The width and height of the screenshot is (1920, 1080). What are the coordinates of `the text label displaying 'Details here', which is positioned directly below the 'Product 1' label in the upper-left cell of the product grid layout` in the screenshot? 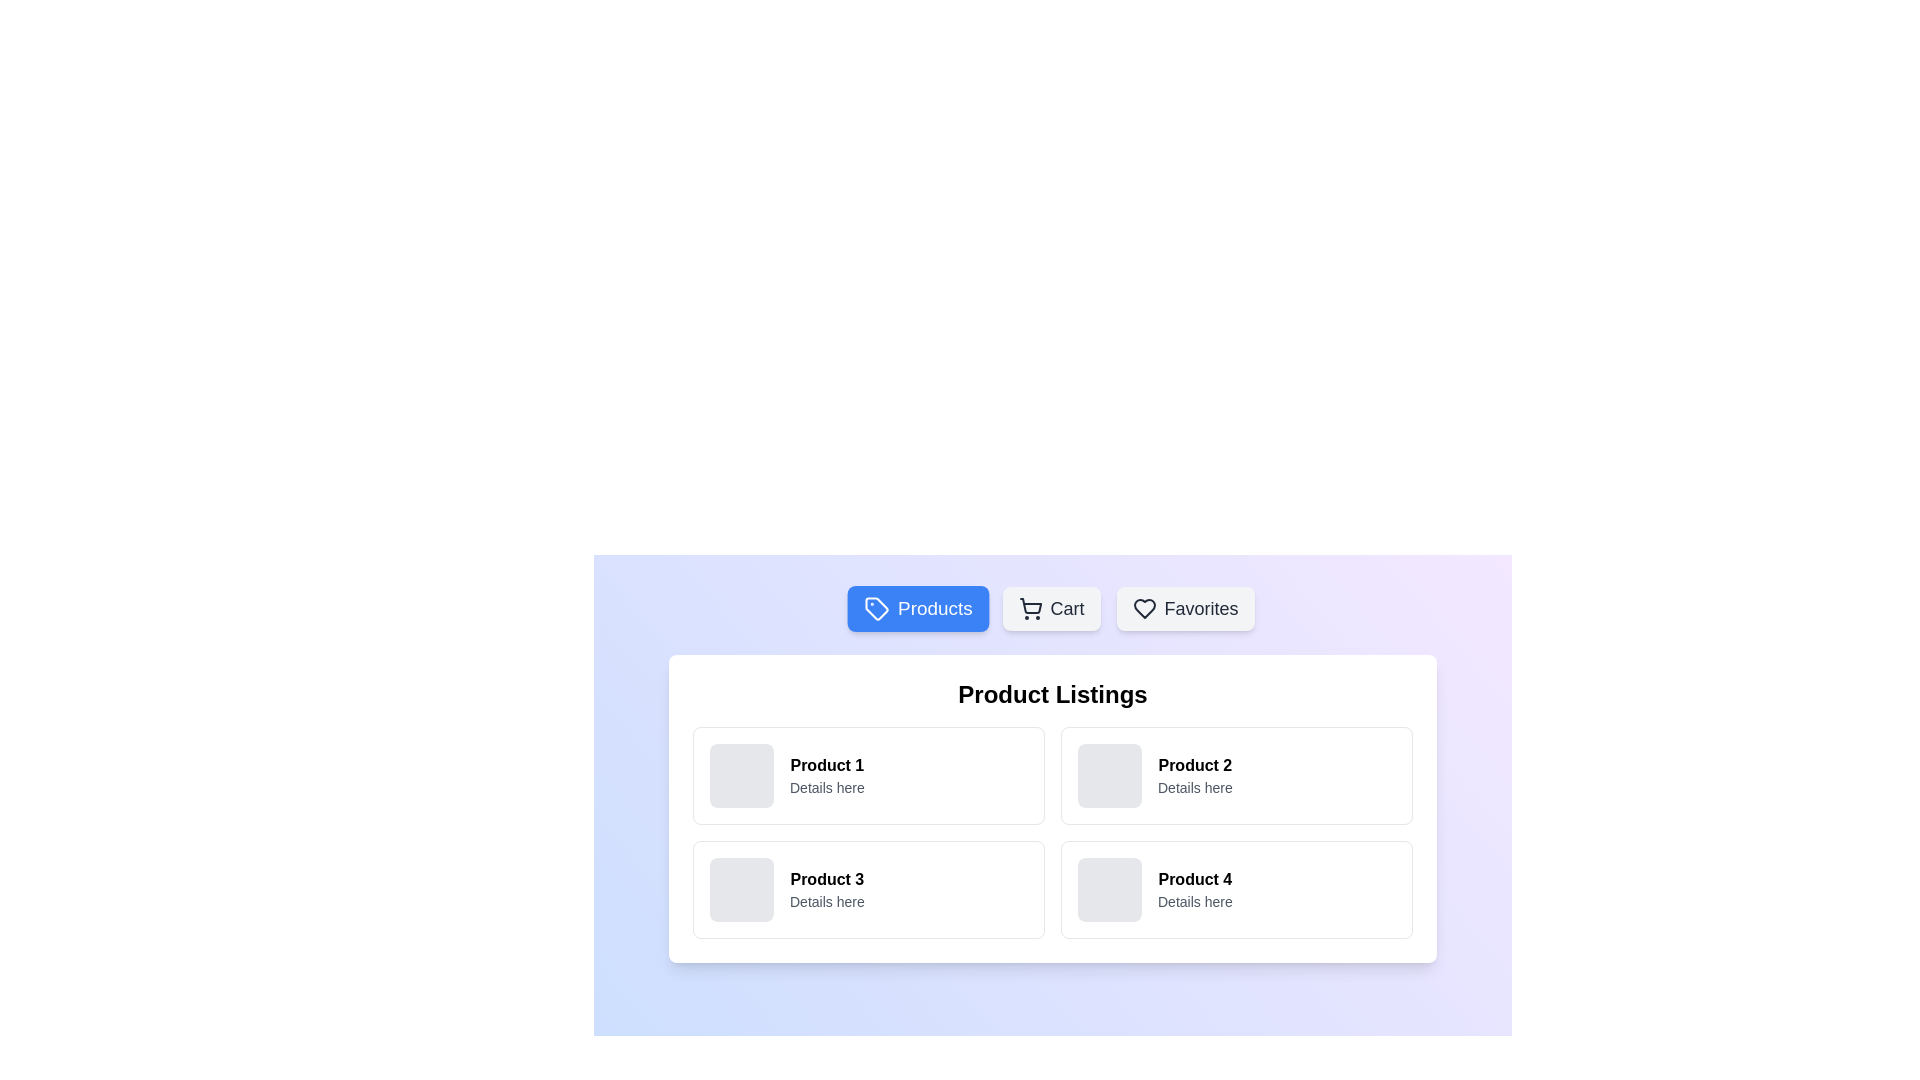 It's located at (827, 786).